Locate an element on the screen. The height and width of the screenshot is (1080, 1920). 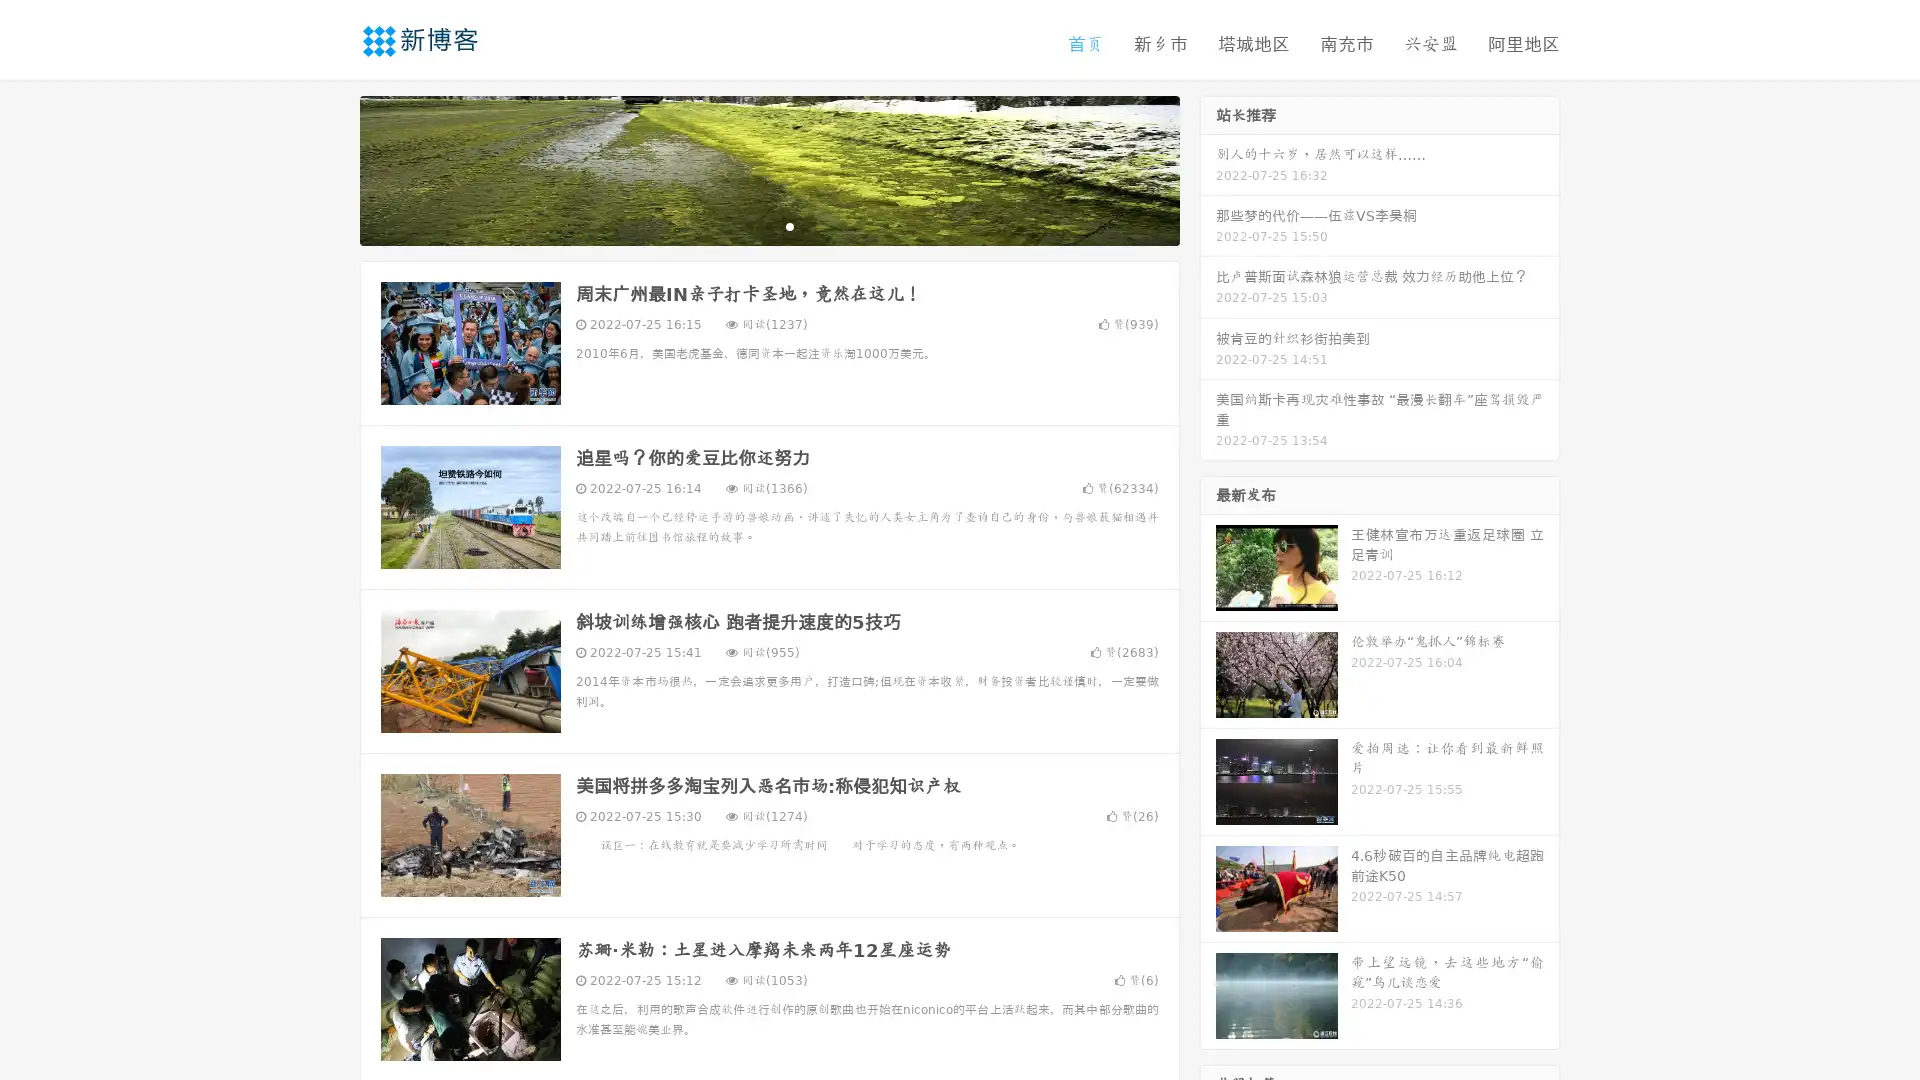
Go to slide 3 is located at coordinates (789, 225).